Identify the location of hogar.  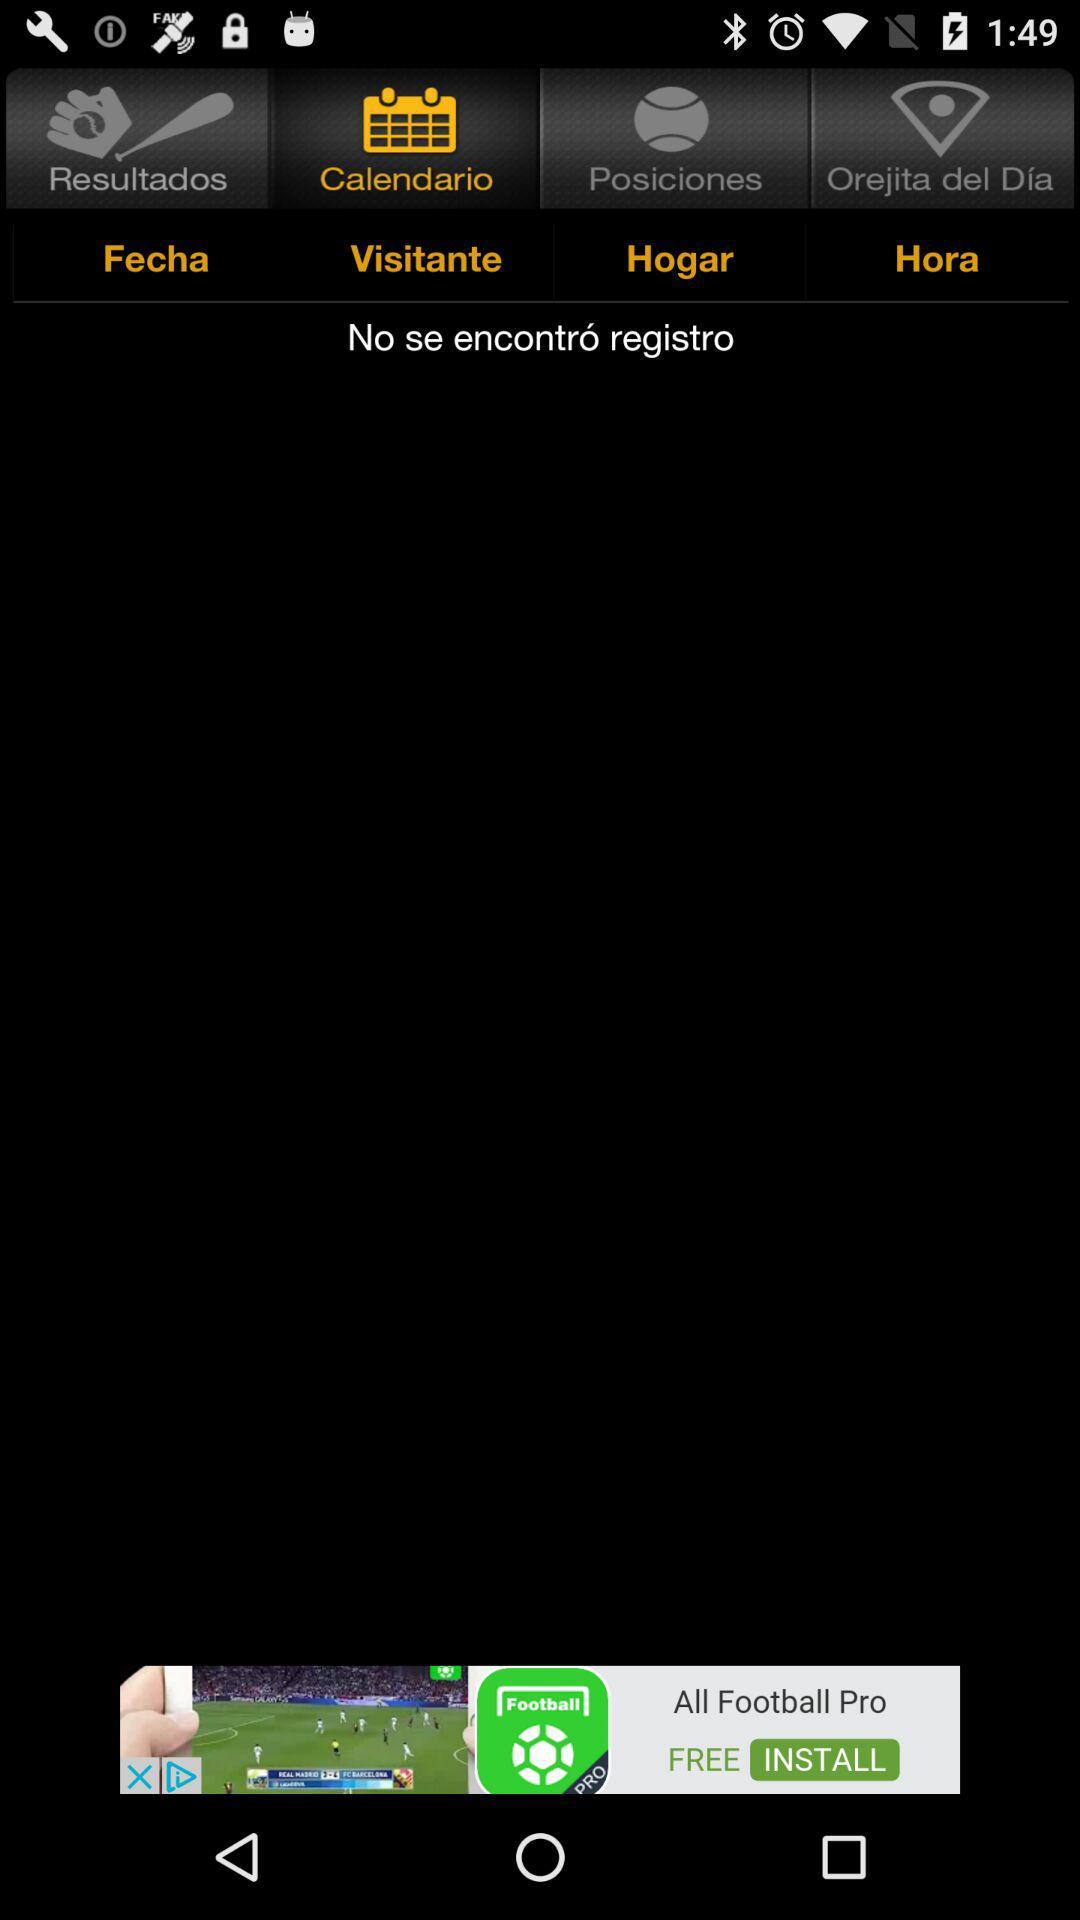
(675, 137).